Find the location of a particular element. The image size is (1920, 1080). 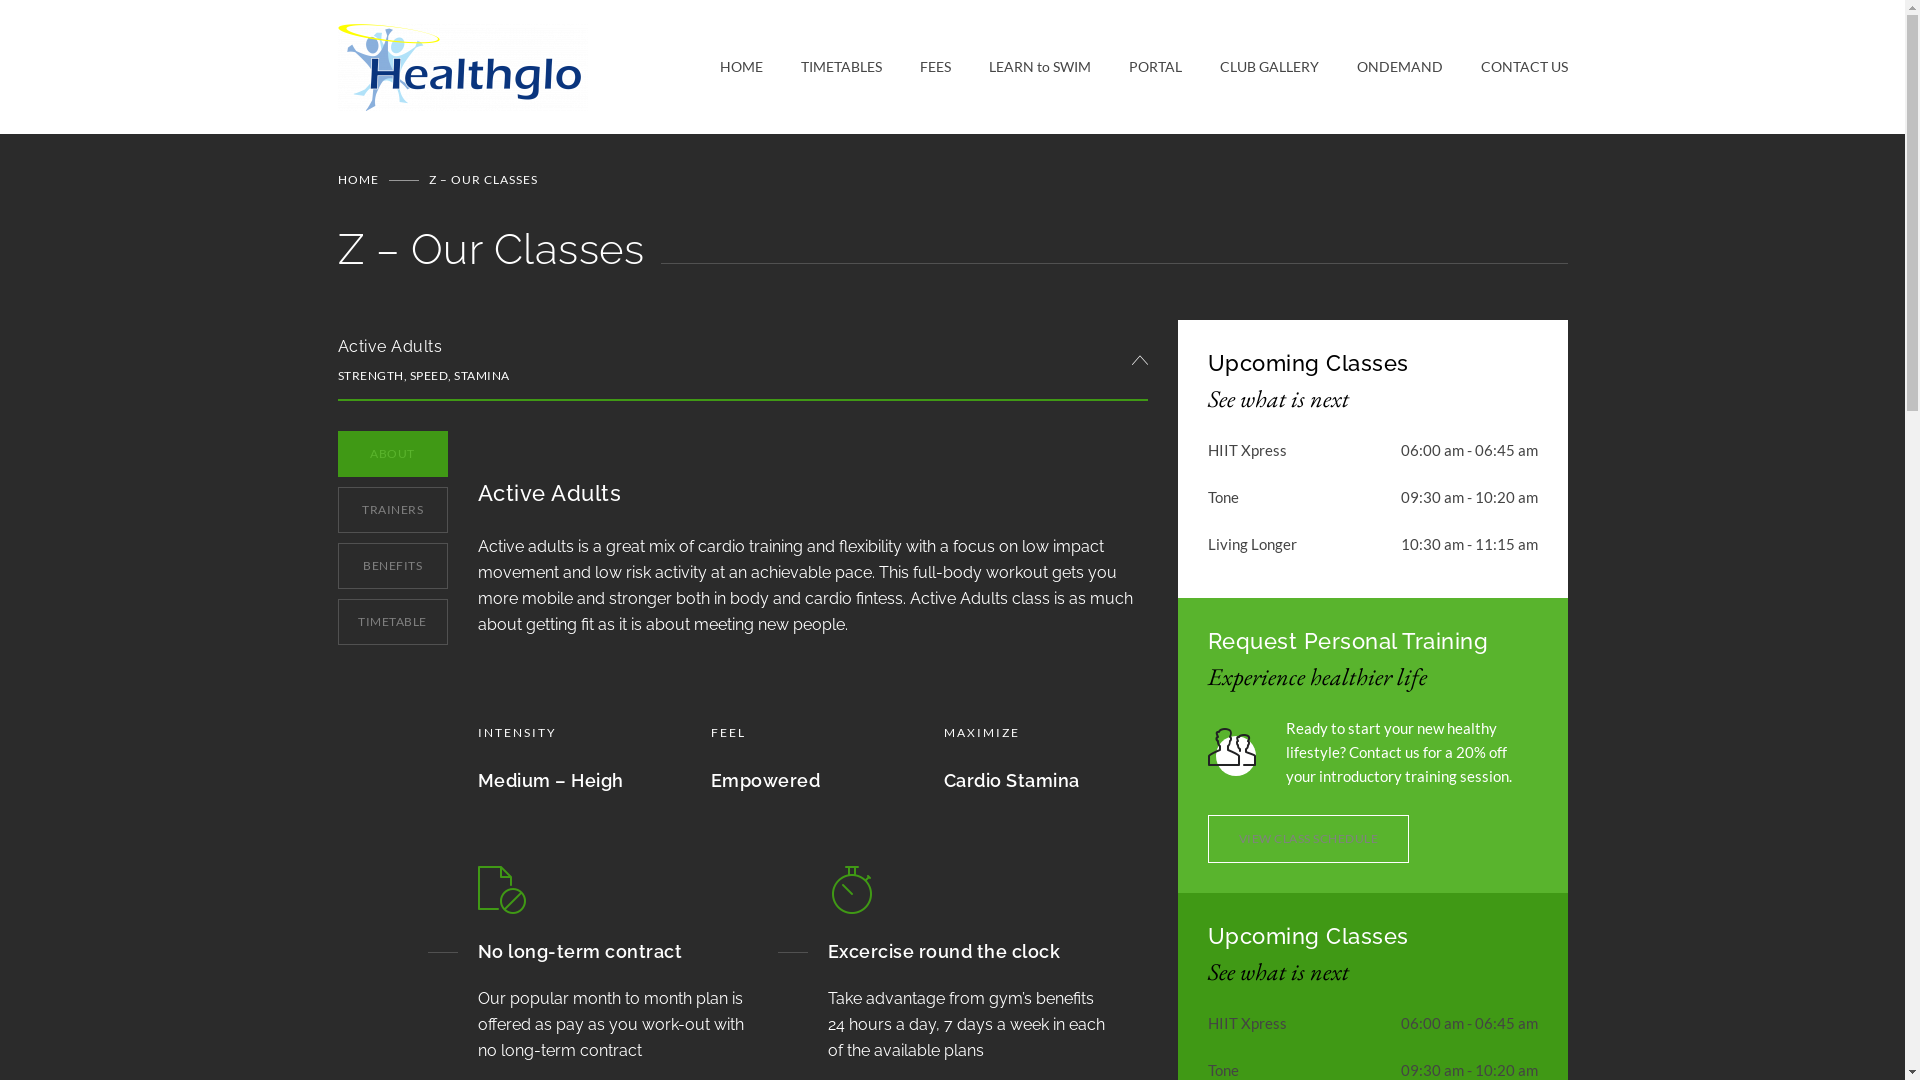

'BENEFITS' is located at coordinates (337, 566).